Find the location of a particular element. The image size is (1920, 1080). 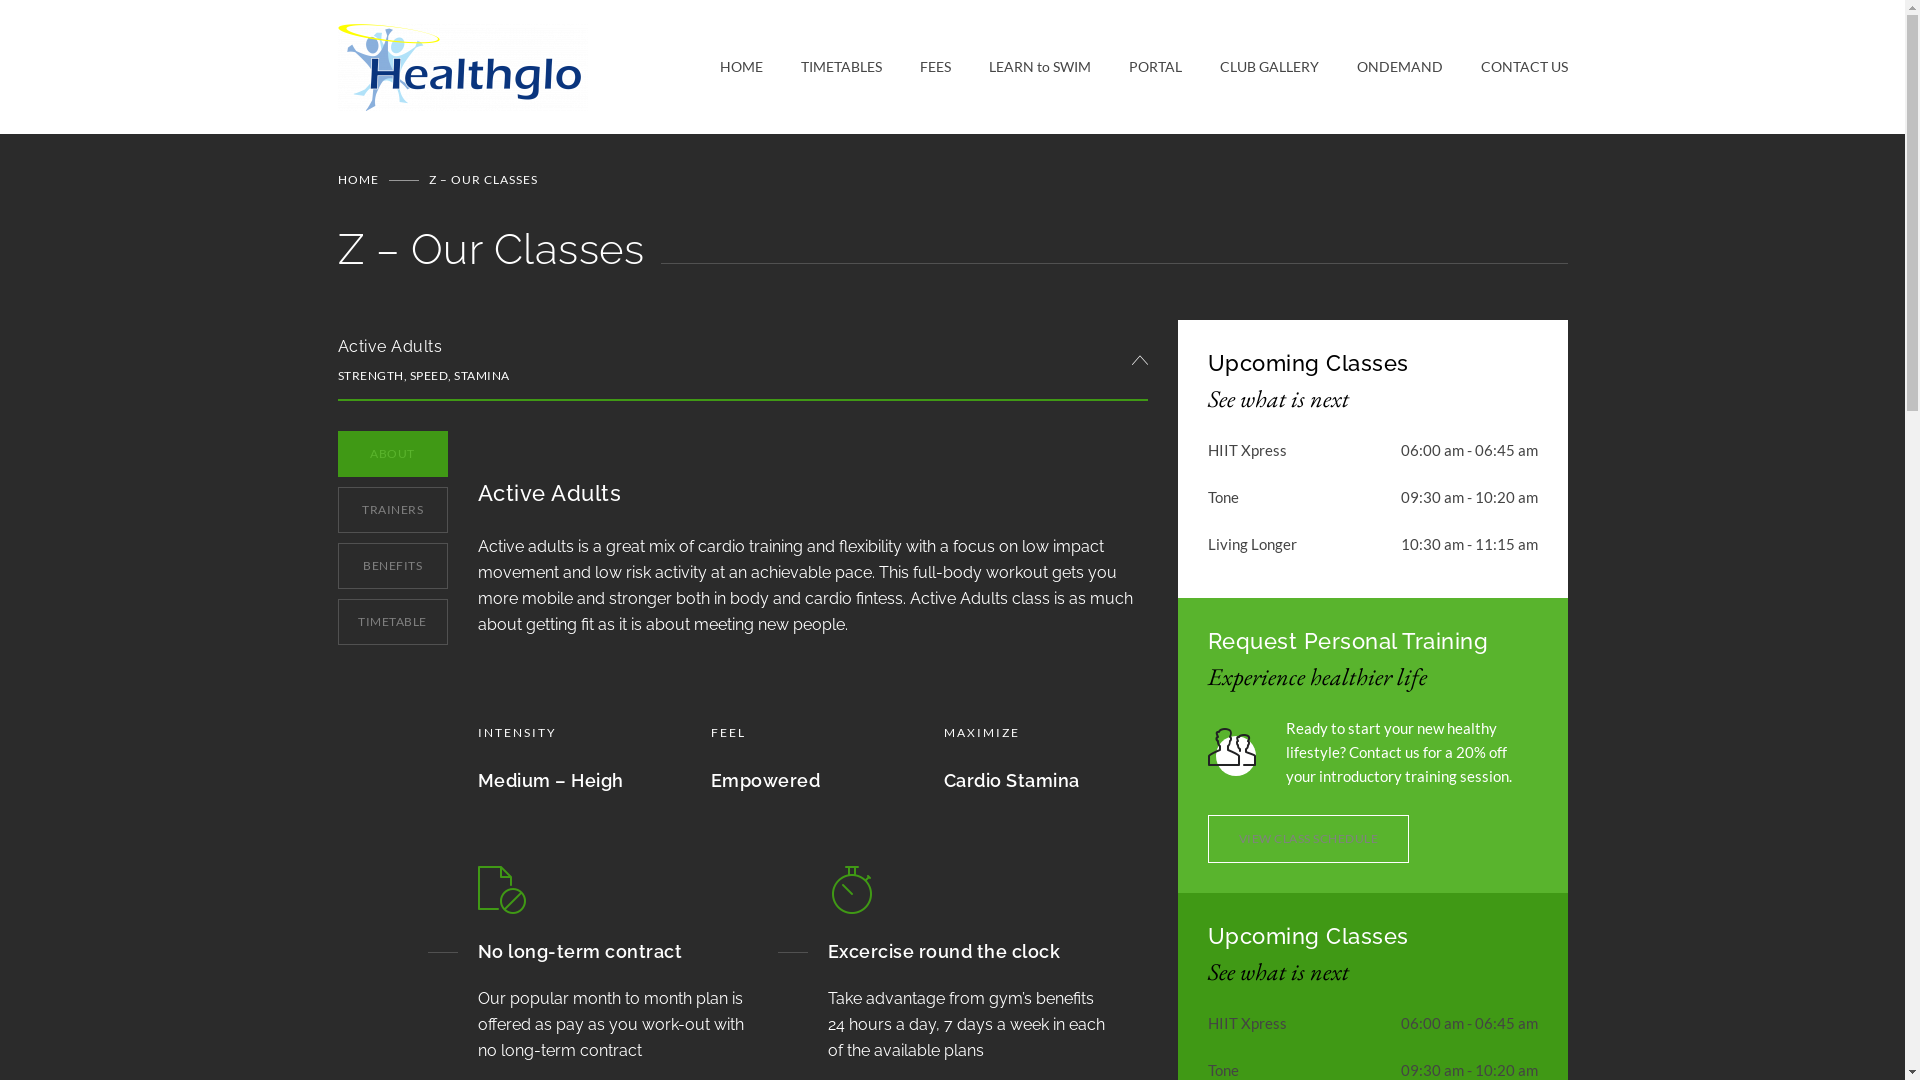

'BENEFITS' is located at coordinates (337, 566).